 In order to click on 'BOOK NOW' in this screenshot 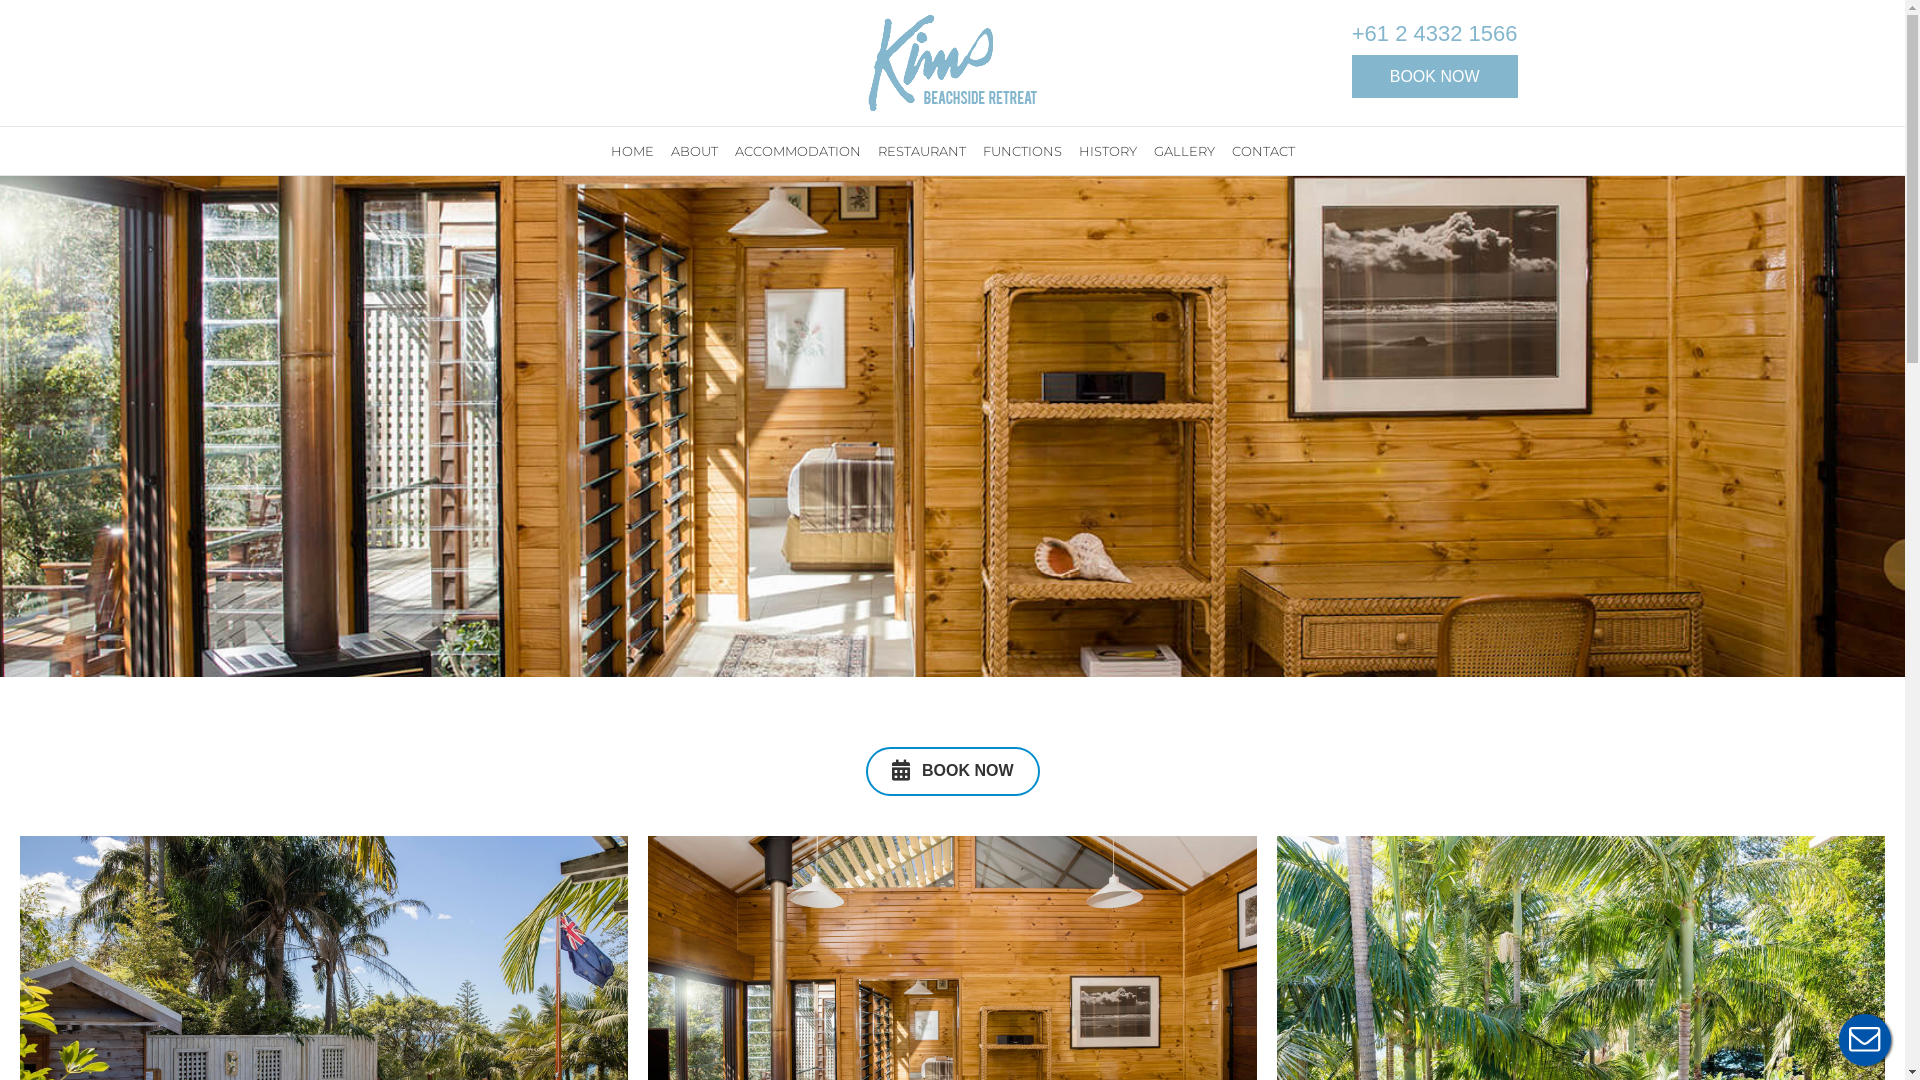, I will do `click(952, 770)`.